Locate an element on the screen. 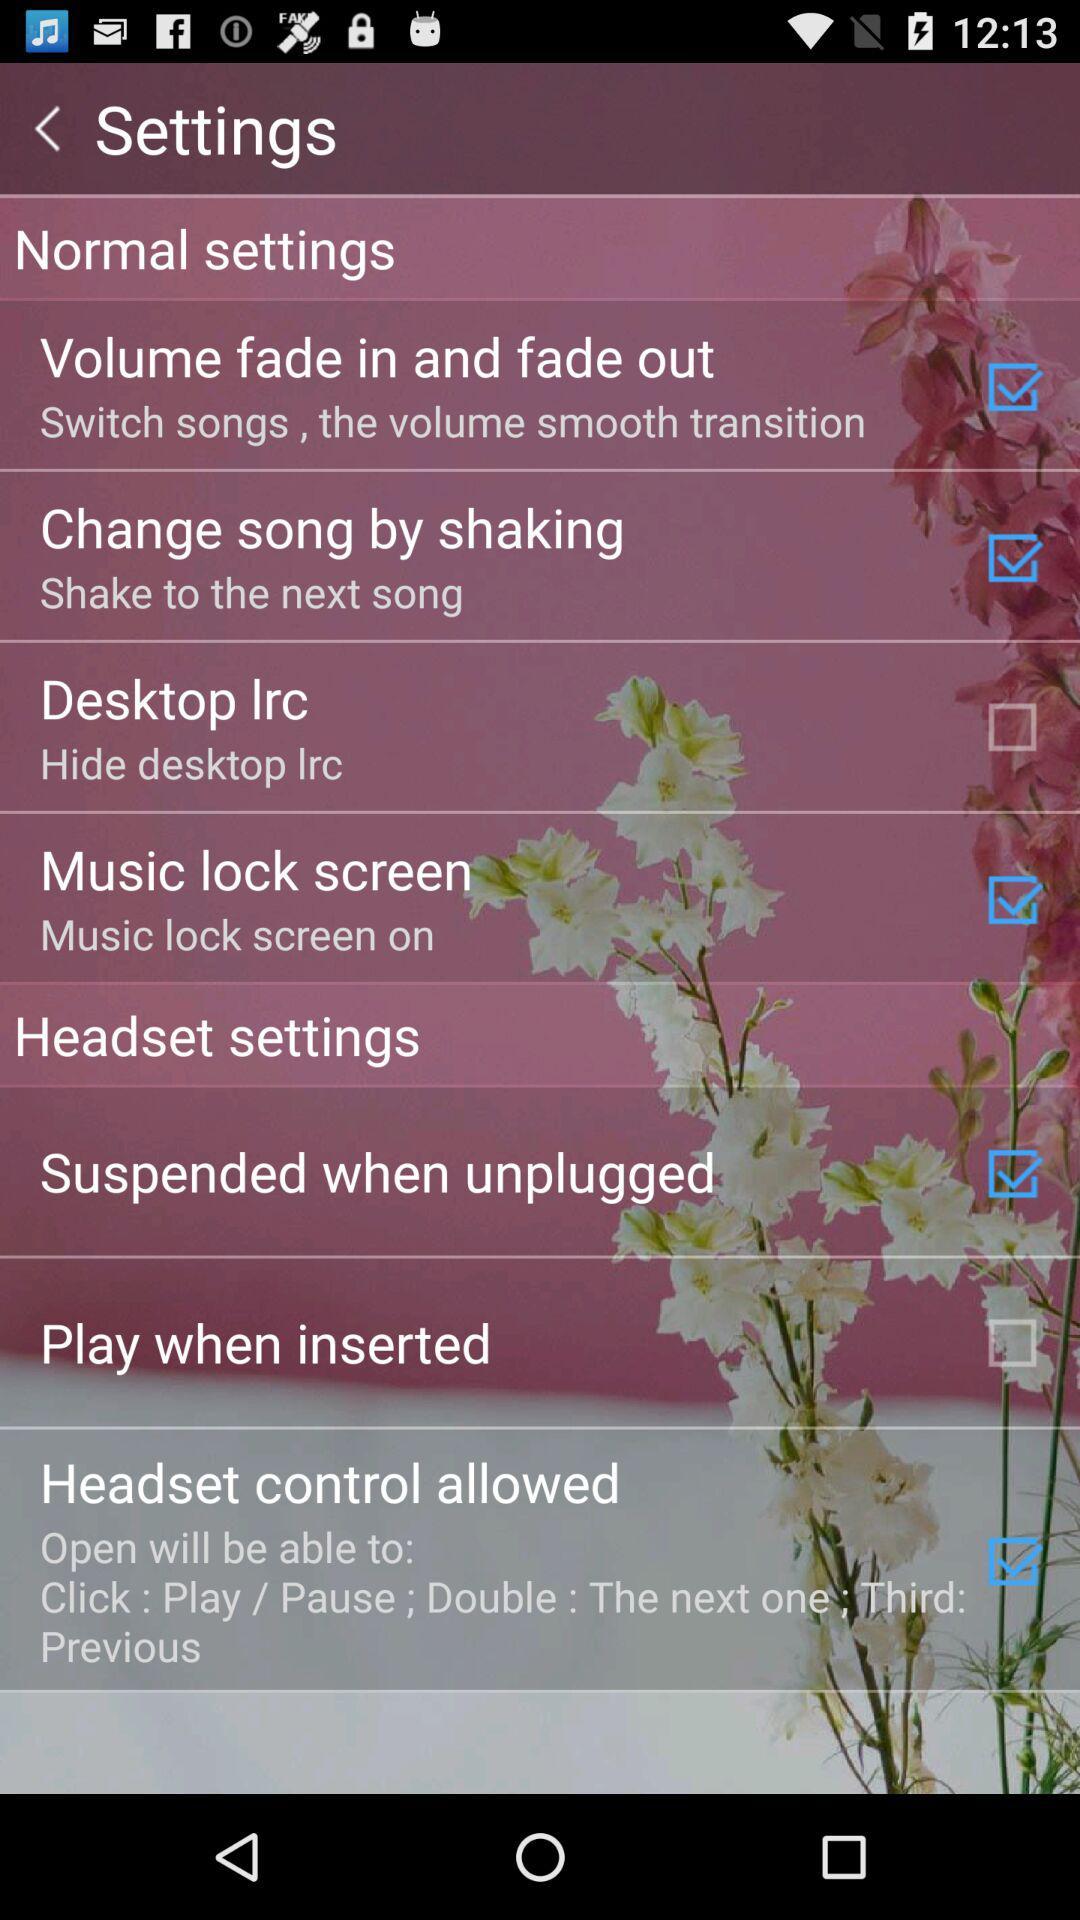  app below headset control allowed app is located at coordinates (504, 1594).